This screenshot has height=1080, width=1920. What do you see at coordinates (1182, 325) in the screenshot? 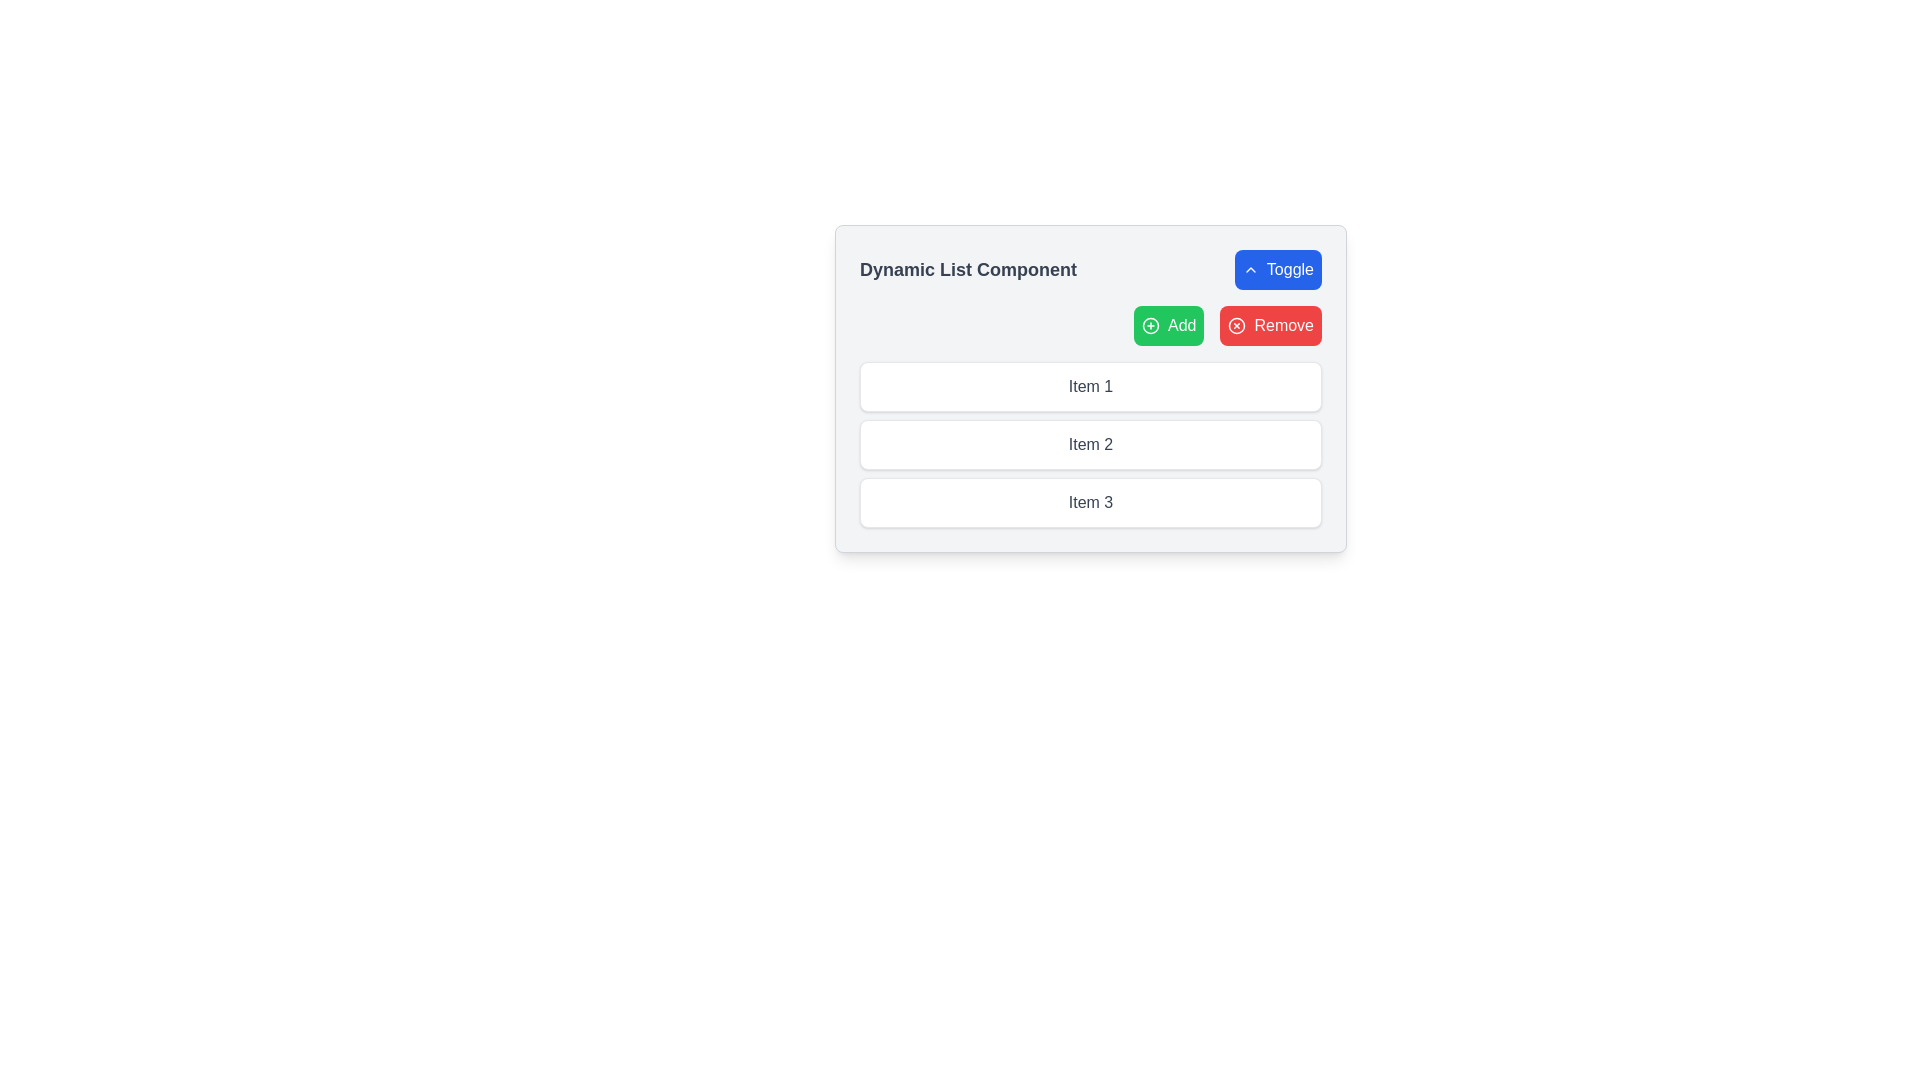
I see `the 'Add' text label located within the green button in the 'Dynamic List Component'` at bounding box center [1182, 325].